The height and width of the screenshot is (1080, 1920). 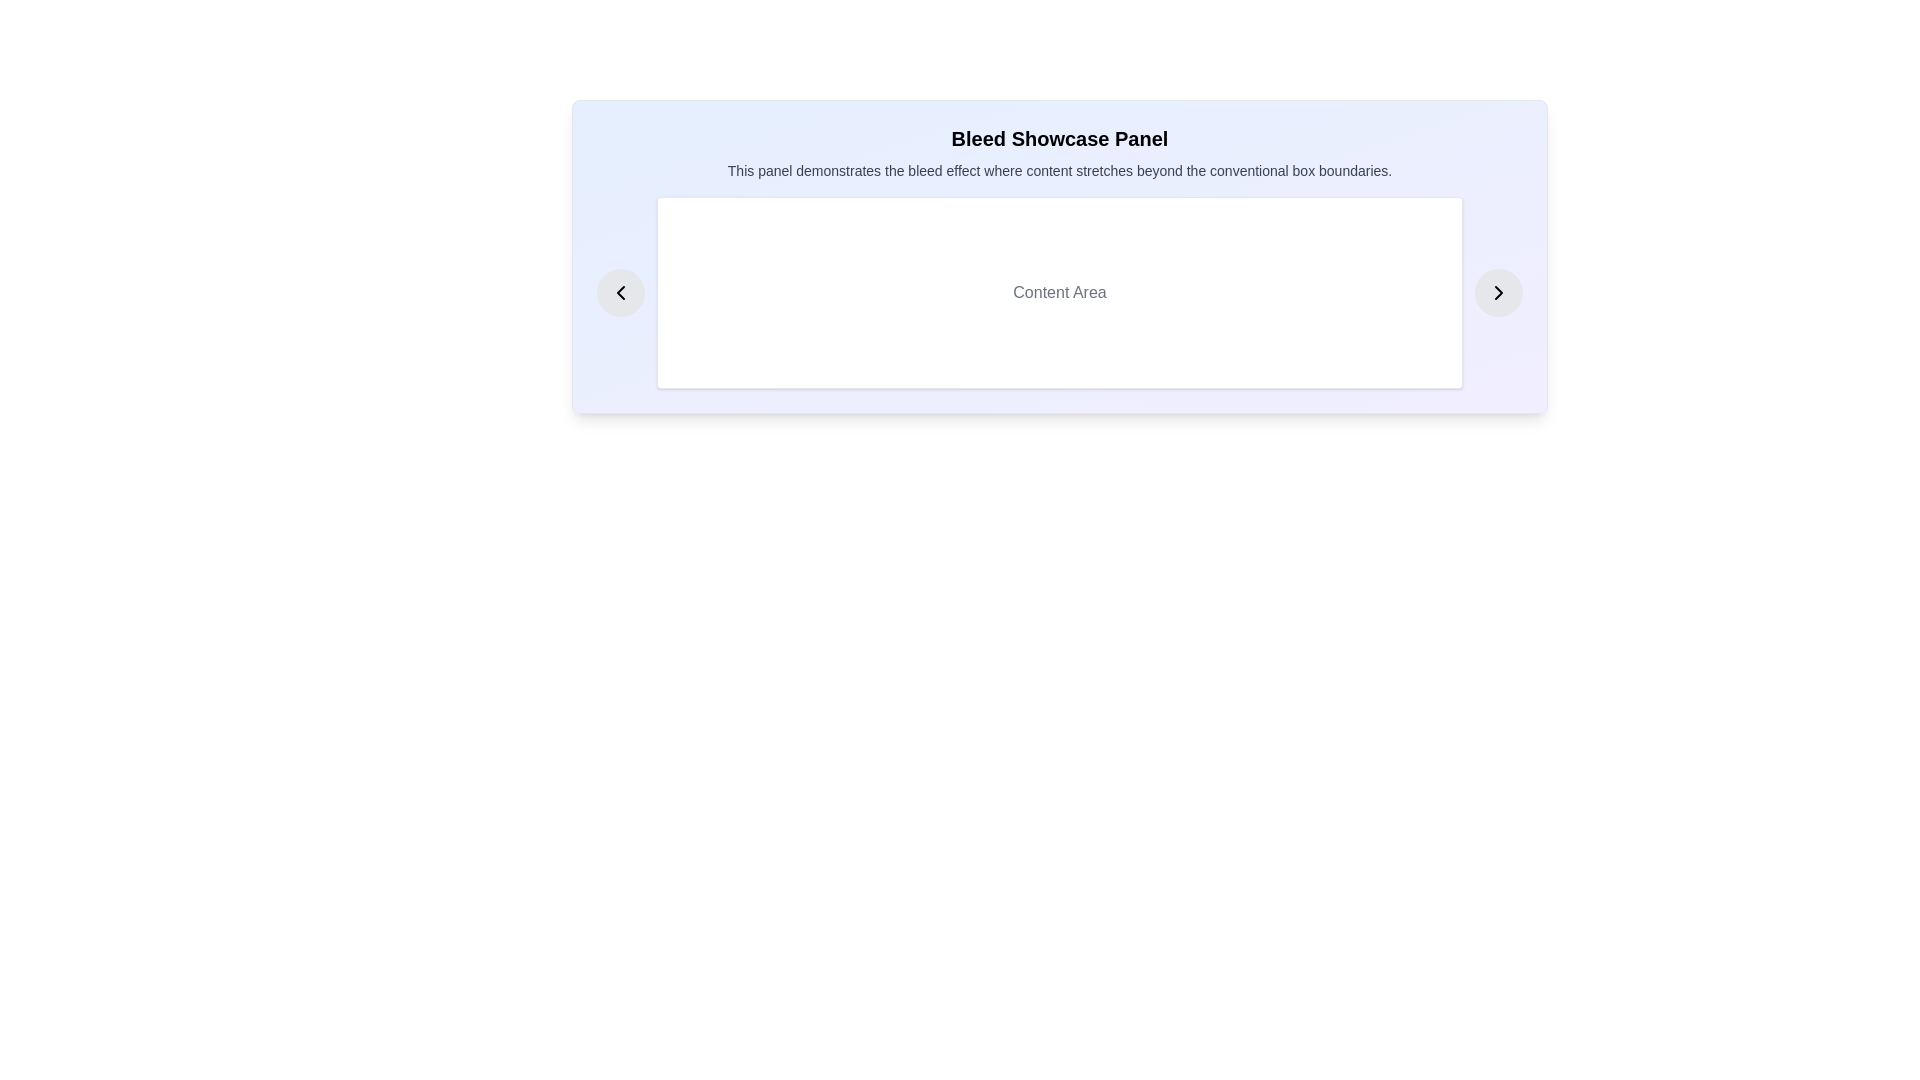 I want to click on the descriptive text block that explains the demonstration of the bleed effect, located below the title 'Bleed Showcase Panel' and above the 'Content Area.', so click(x=1059, y=169).